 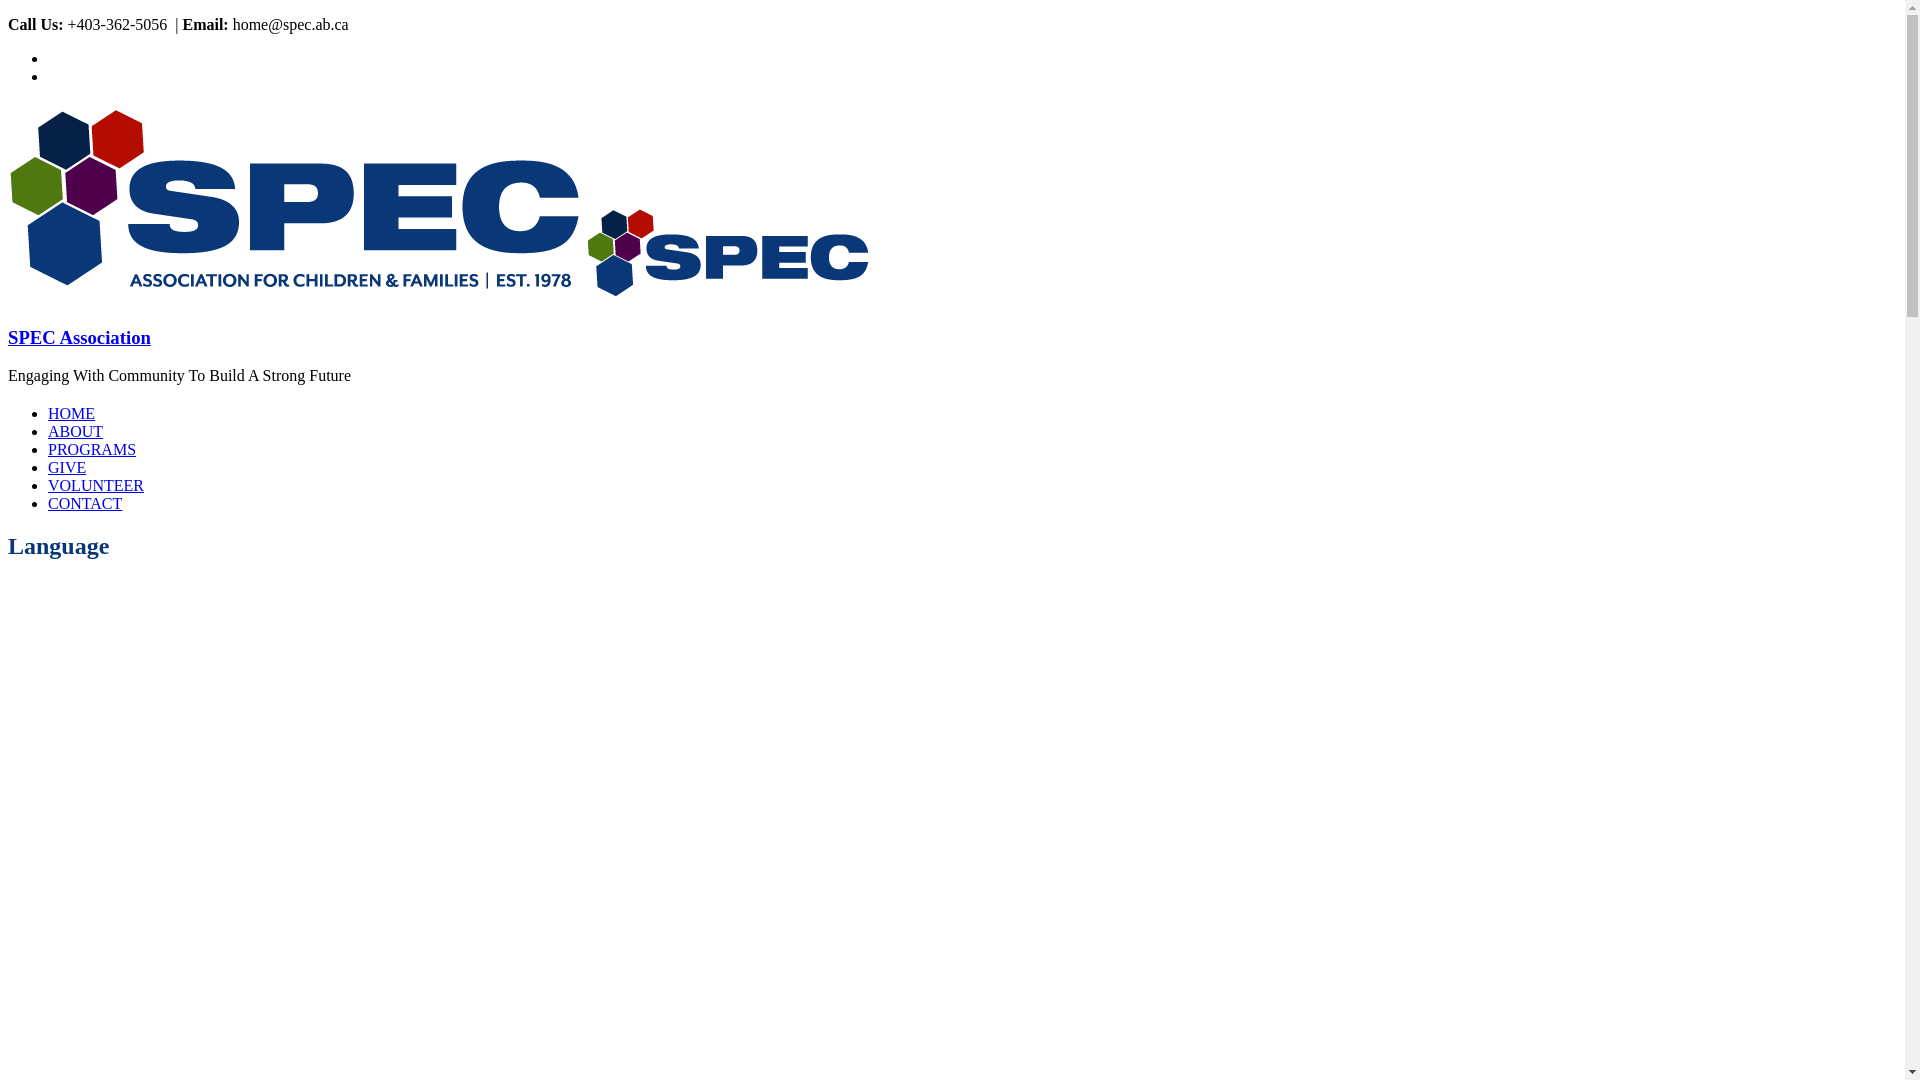 What do you see at coordinates (67, 467) in the screenshot?
I see `'GIVE'` at bounding box center [67, 467].